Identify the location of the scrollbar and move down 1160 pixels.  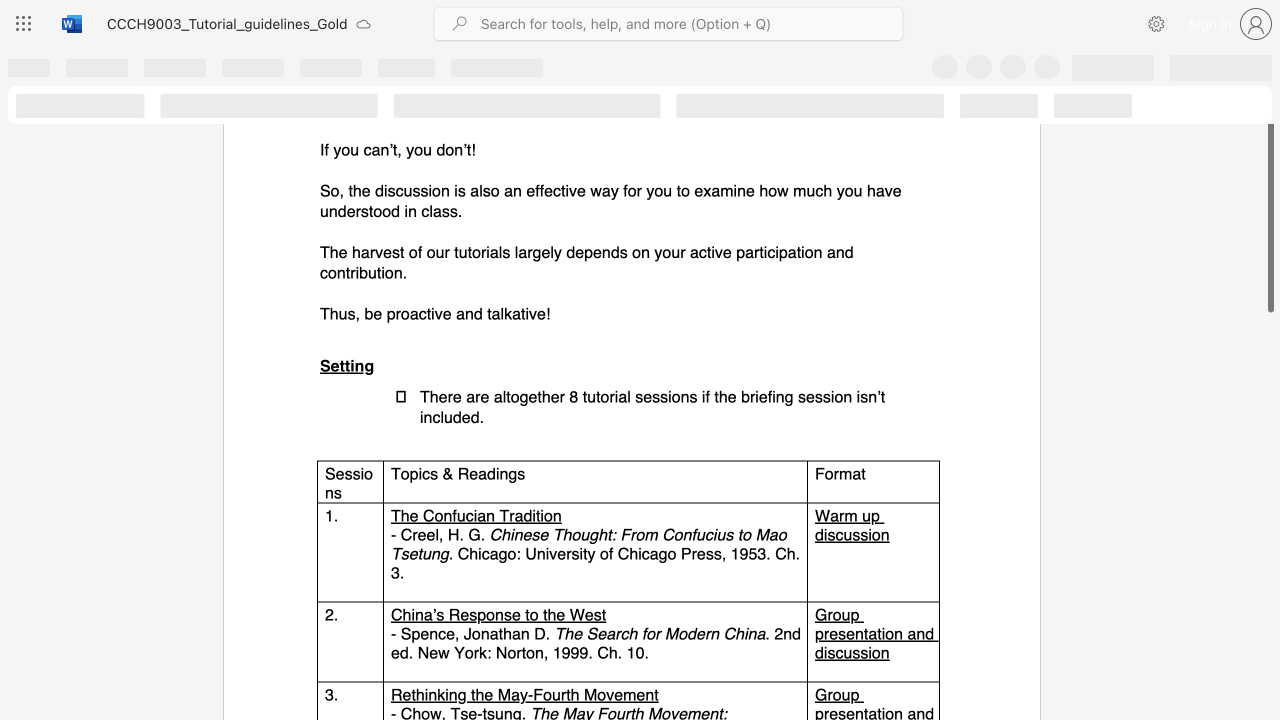
(1269, 215).